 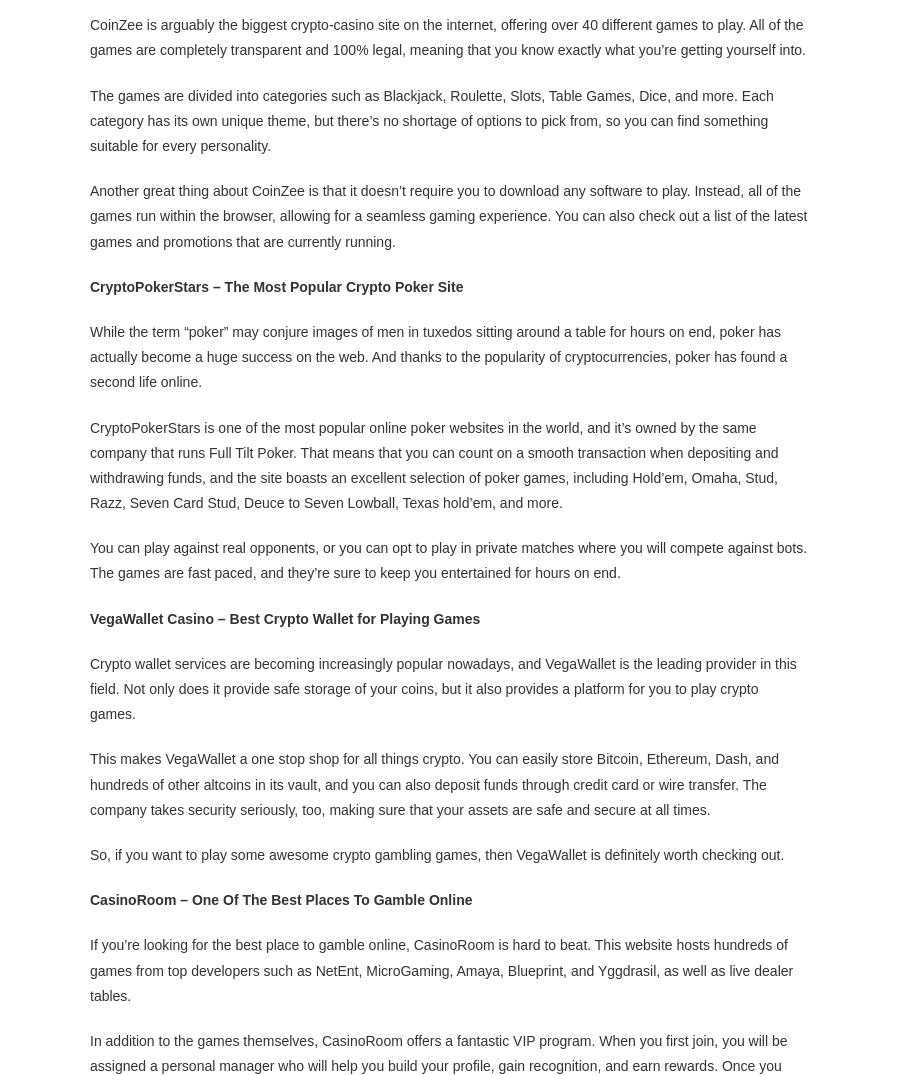 What do you see at coordinates (433, 463) in the screenshot?
I see `'CryptoPokerStars is one of the most popular online poker websites in the world, and it’s owned by the same company that runs Full Tilt Poker. That means that you can count on a smooth transaction when depositing and withdrawing funds, and the site boasts an excellent selection of poker games, including Hold’em, Omaha, Stud, Razz, Seven Card Stud, Deuce to Seven Lowball, Texas hold’em, and more.'` at bounding box center [433, 463].